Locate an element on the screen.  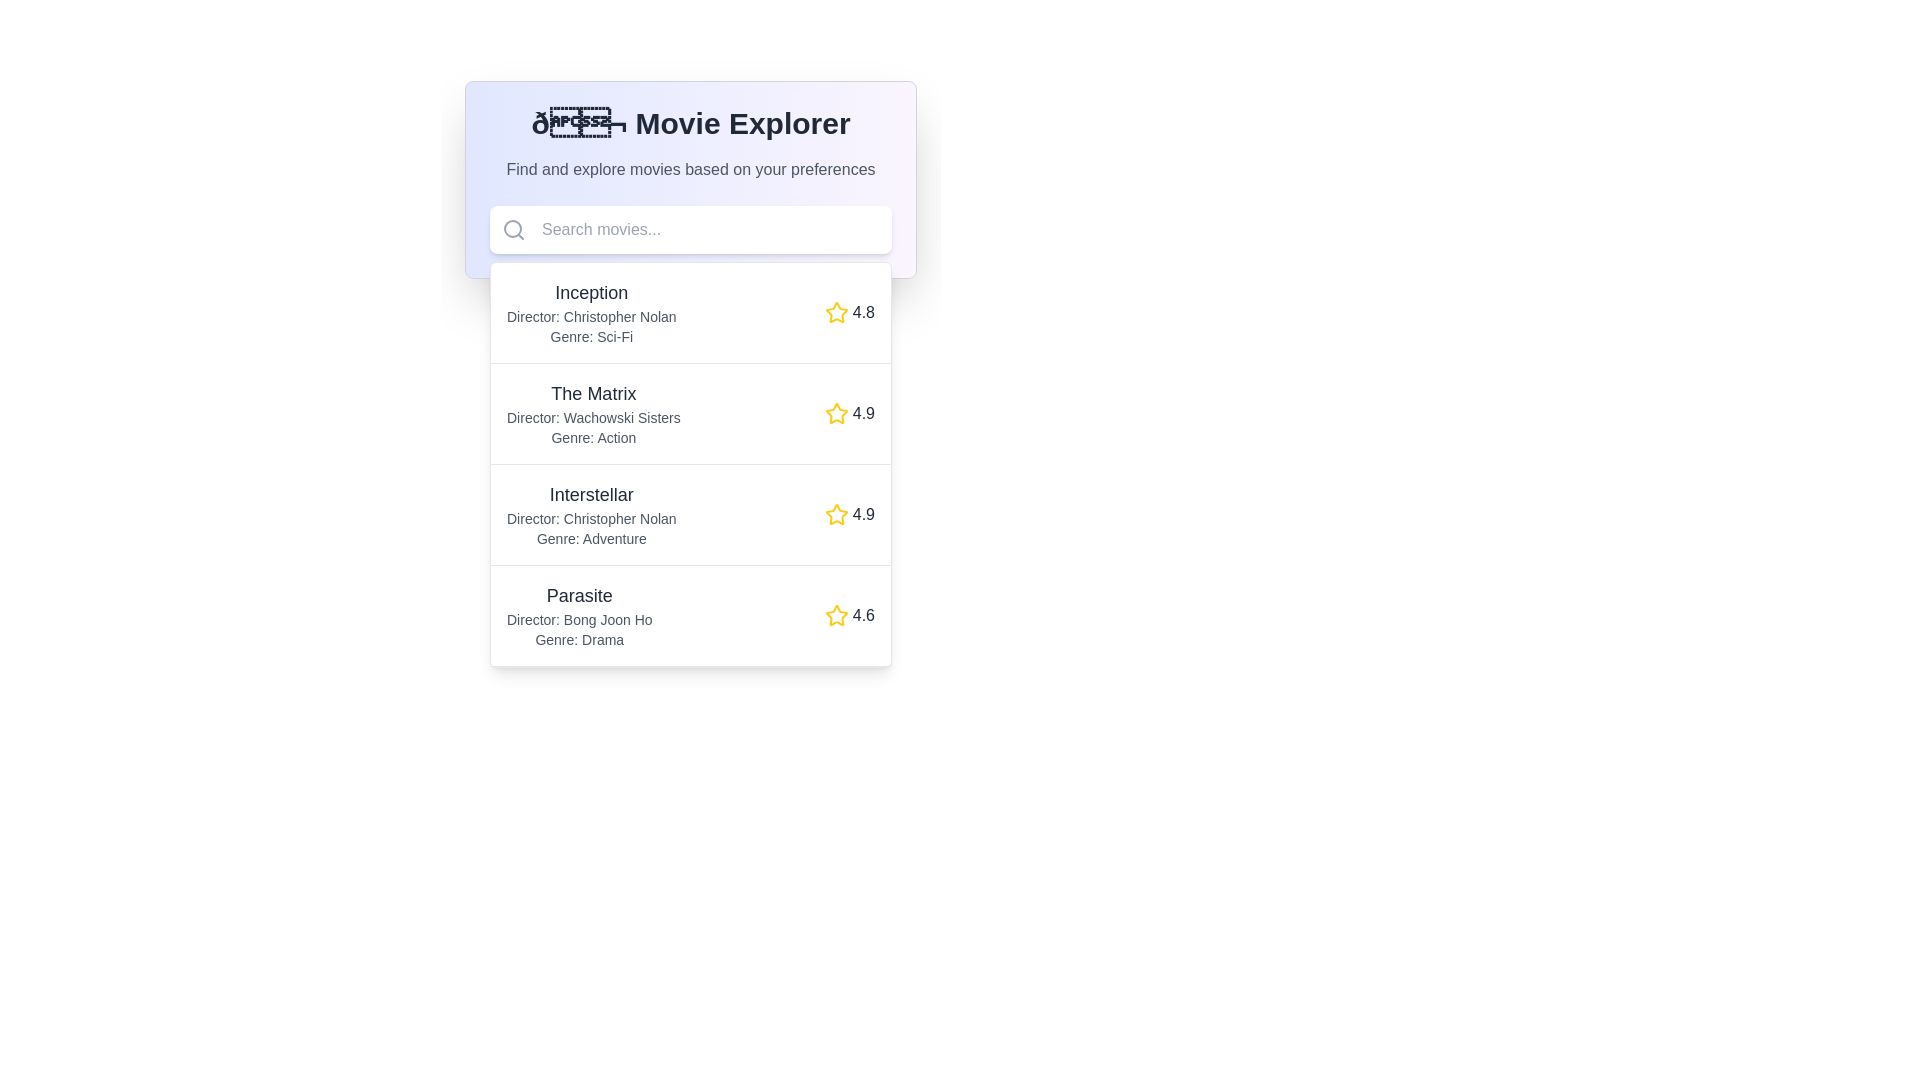
displayed rating from the Rating component (star icon and text) of the fourth movie entry, 'Parasite', located towards the right of the movie list is located at coordinates (849, 615).